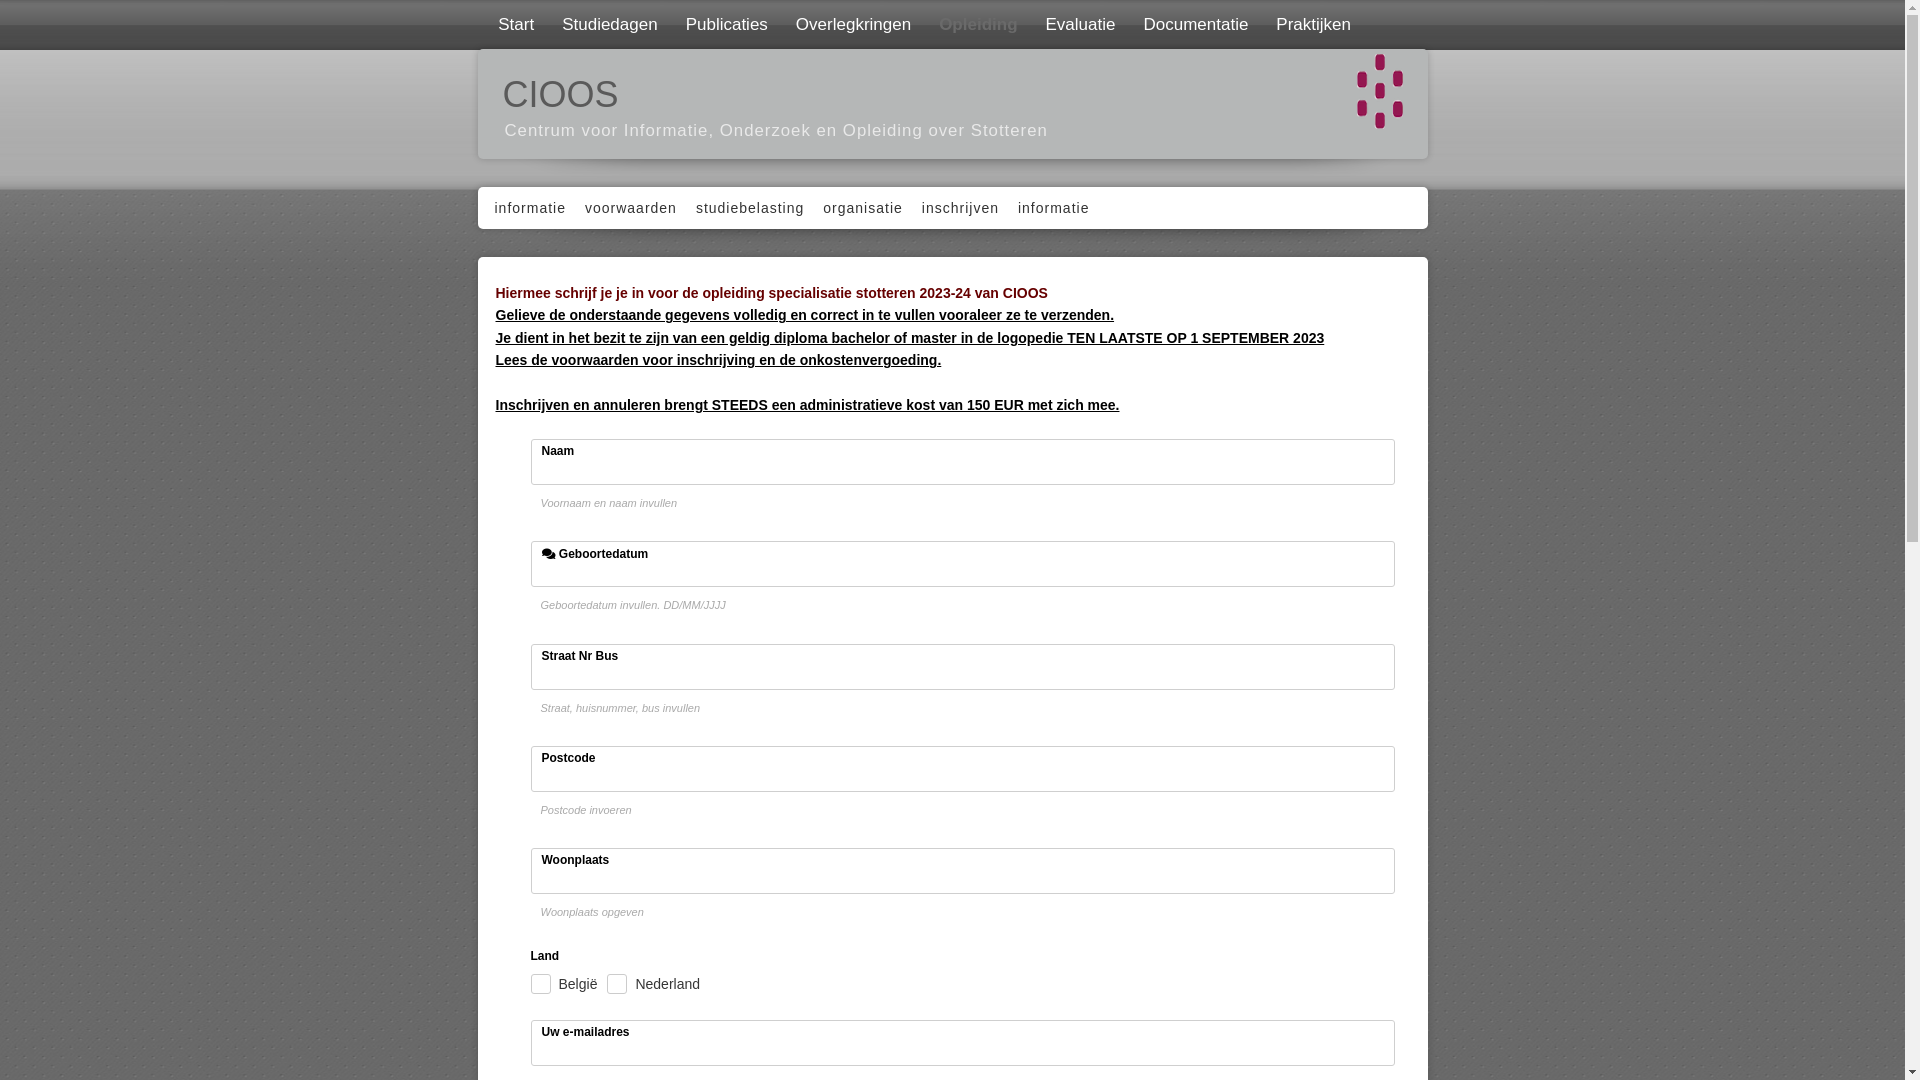 Image resolution: width=1920 pixels, height=1080 pixels. I want to click on 'Praktijken', so click(1258, 24).